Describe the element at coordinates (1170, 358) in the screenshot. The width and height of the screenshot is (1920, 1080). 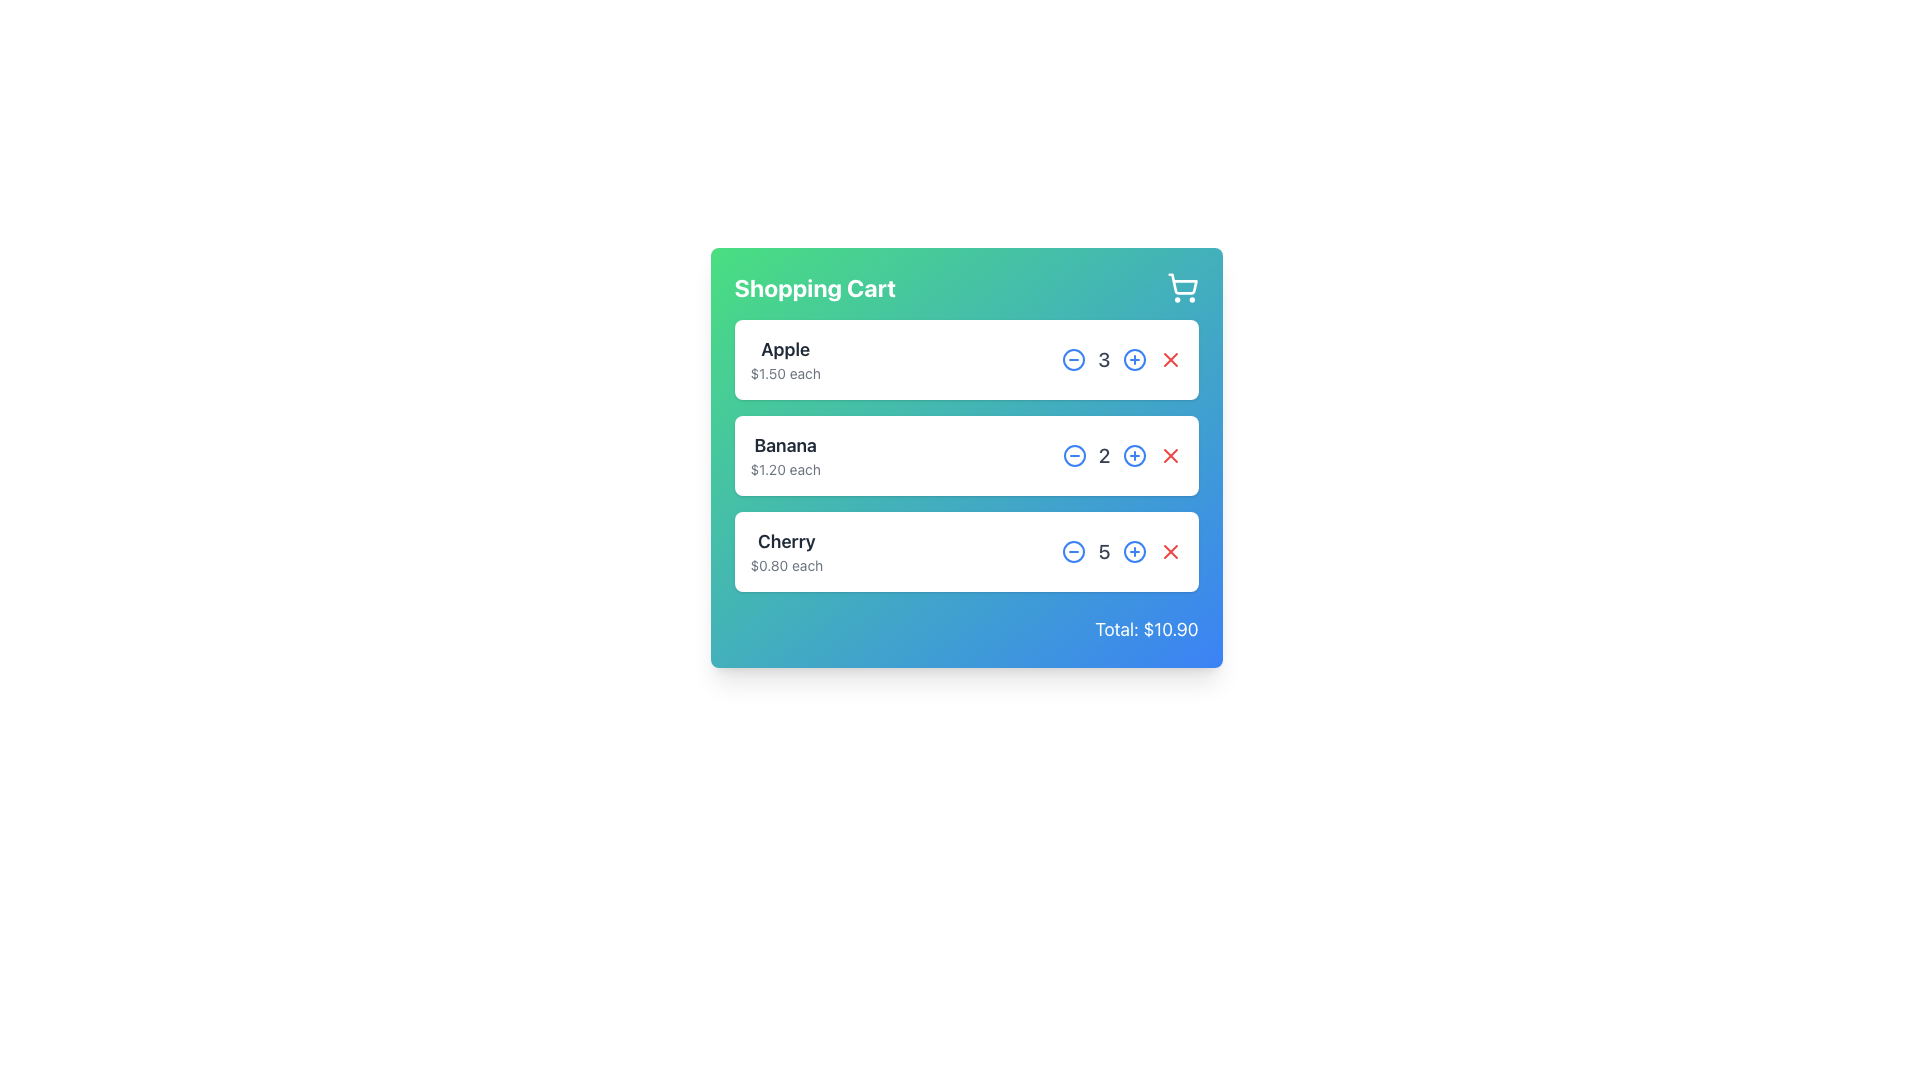
I see `the red cross ('X') button` at that location.